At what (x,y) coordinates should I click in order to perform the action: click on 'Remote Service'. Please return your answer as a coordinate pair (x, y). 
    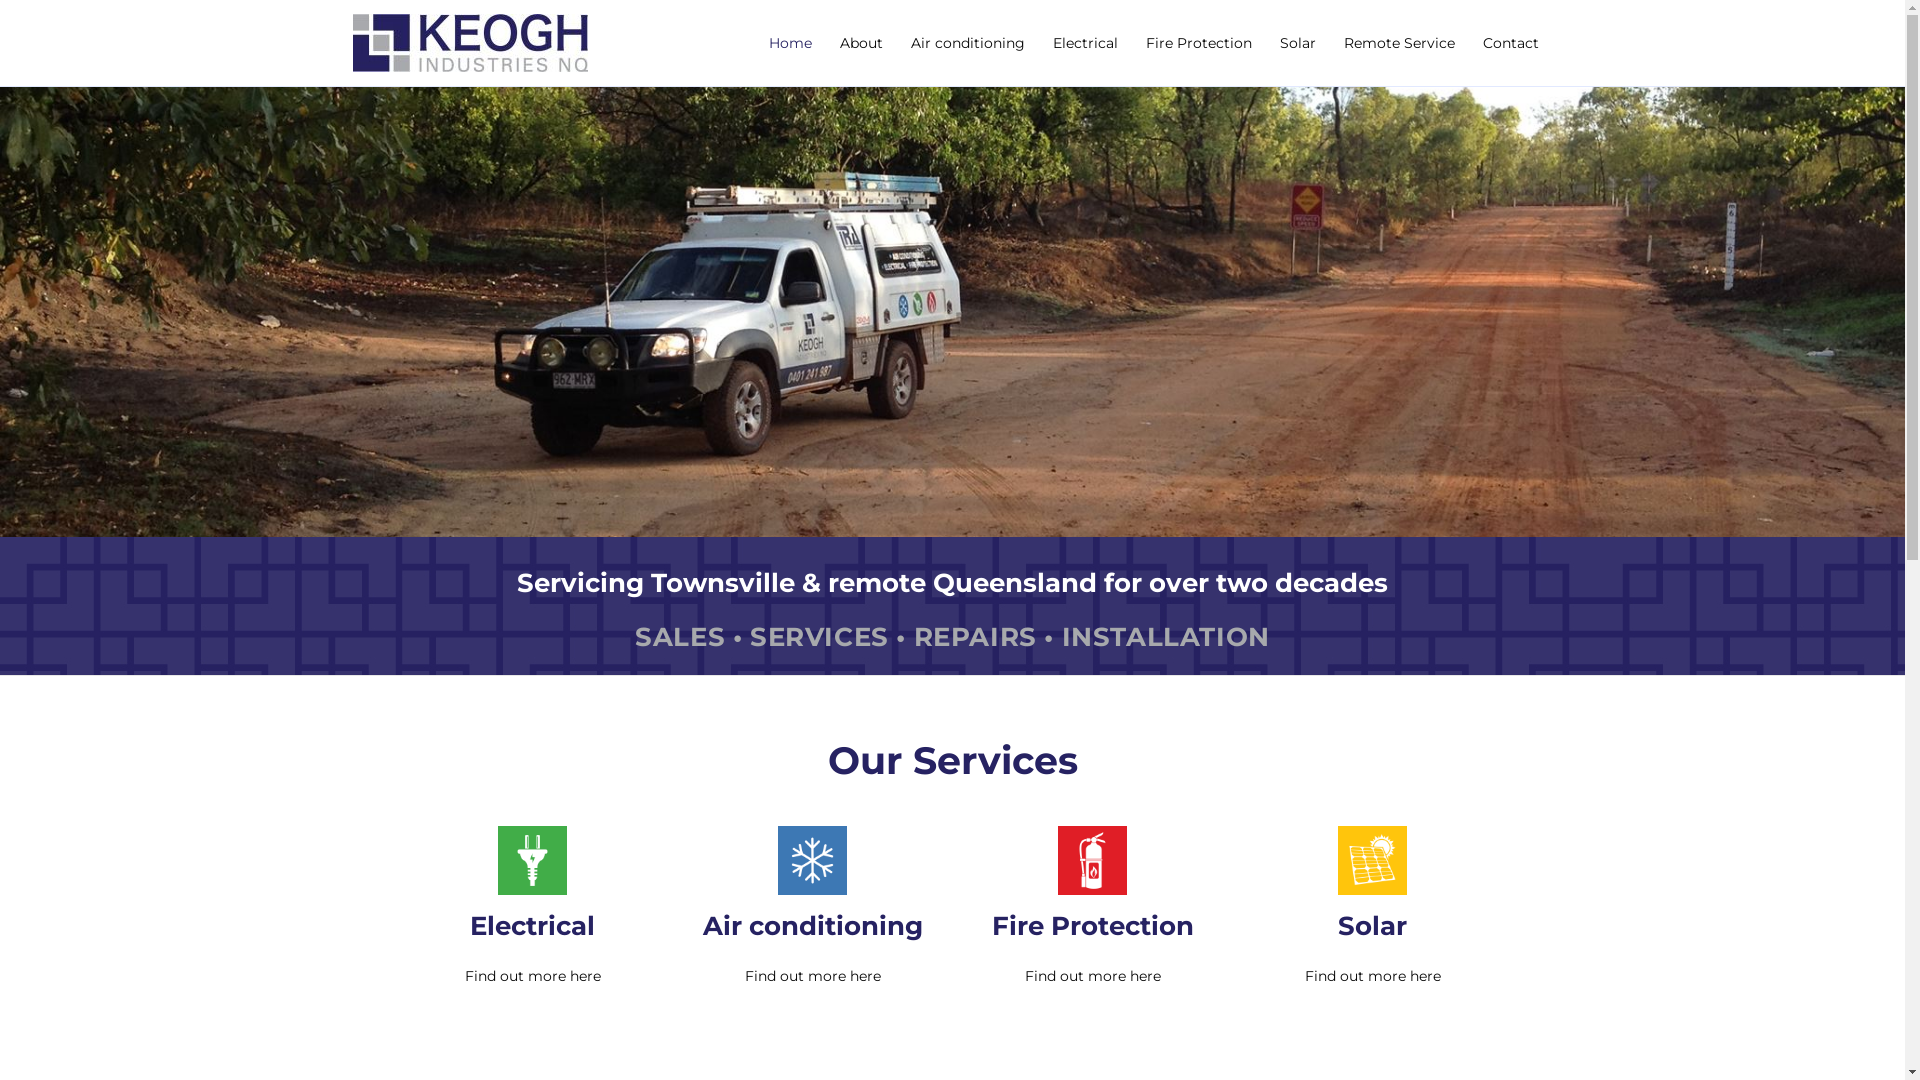
    Looking at the image, I should click on (1398, 42).